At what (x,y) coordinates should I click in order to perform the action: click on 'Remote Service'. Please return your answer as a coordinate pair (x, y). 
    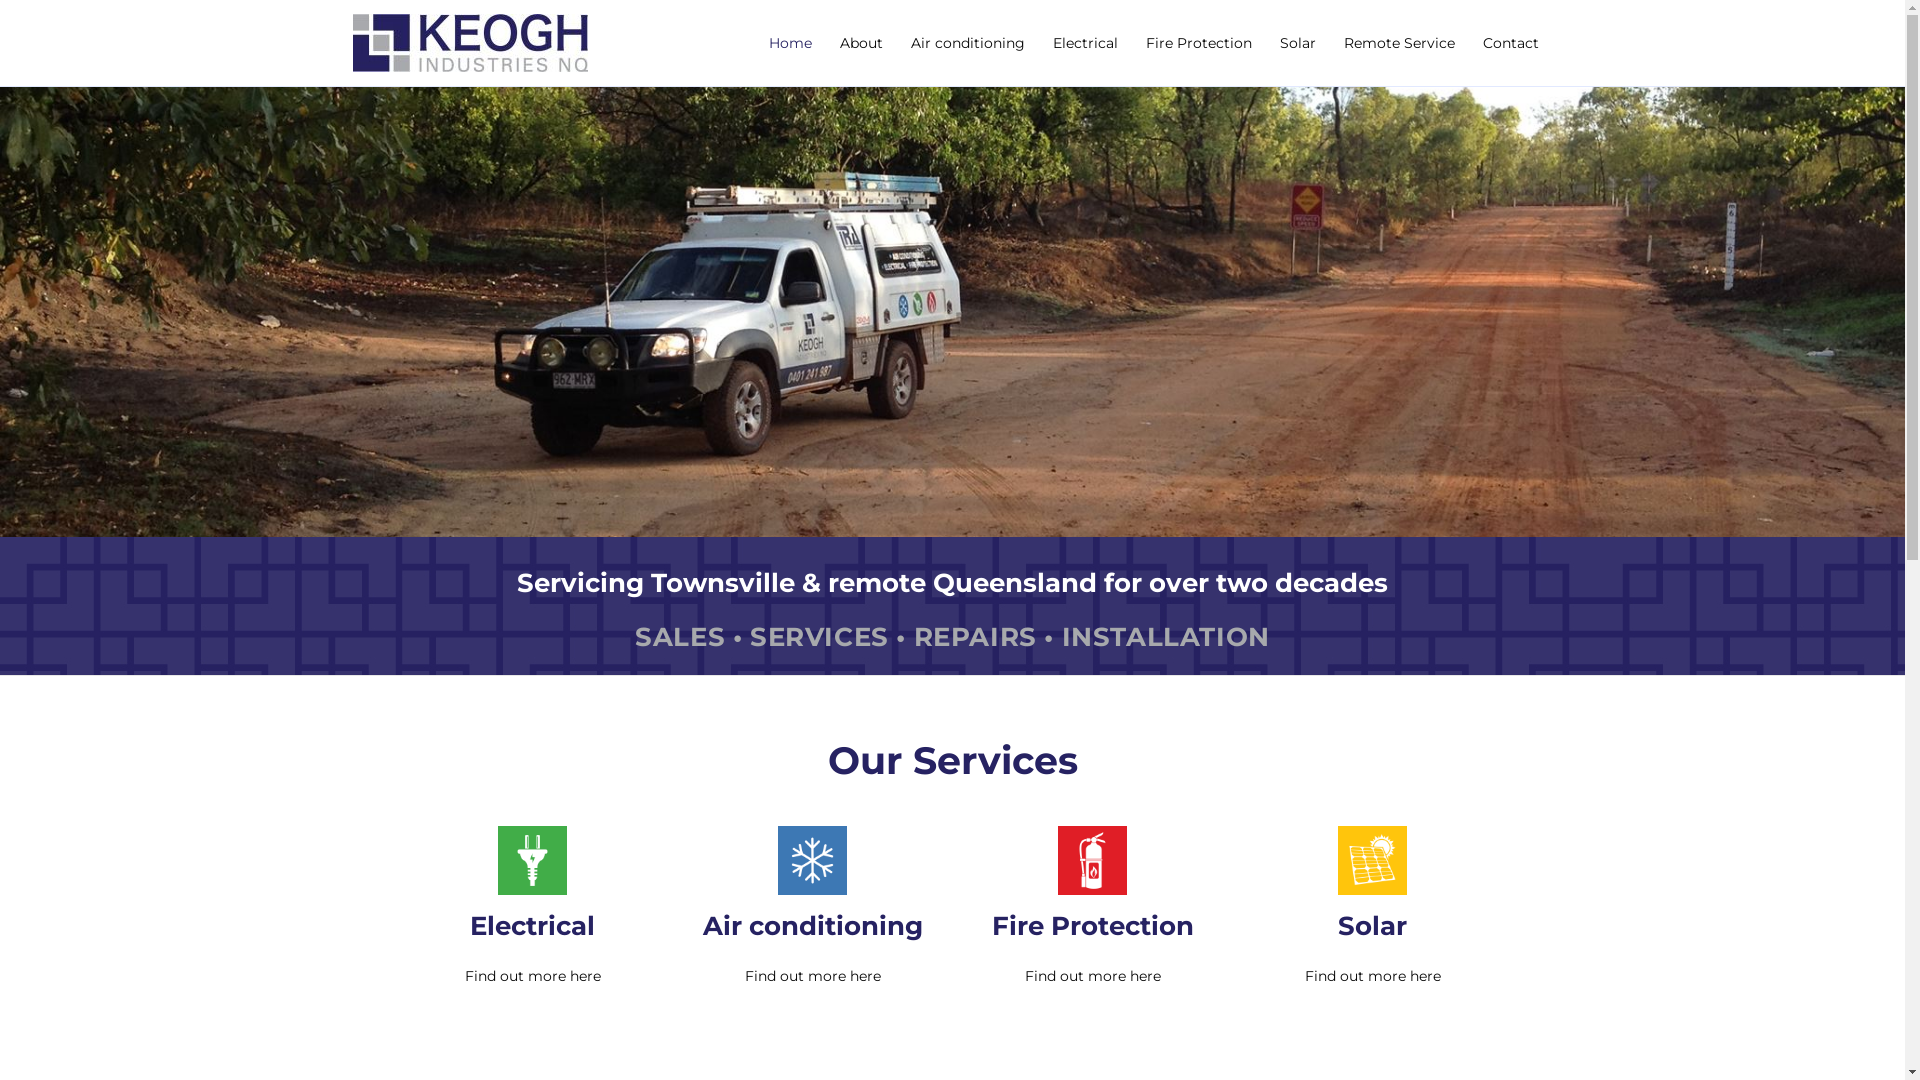
    Looking at the image, I should click on (1398, 42).